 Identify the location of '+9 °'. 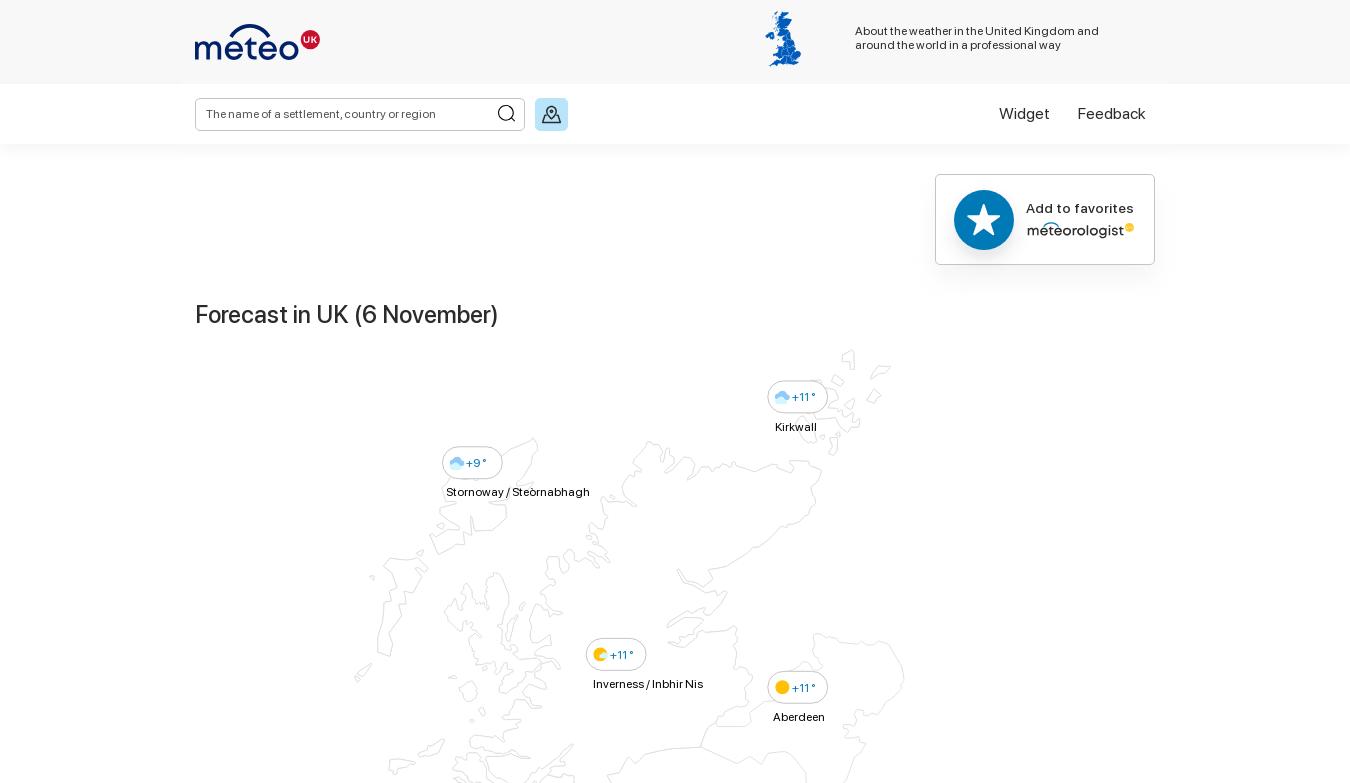
(465, 461).